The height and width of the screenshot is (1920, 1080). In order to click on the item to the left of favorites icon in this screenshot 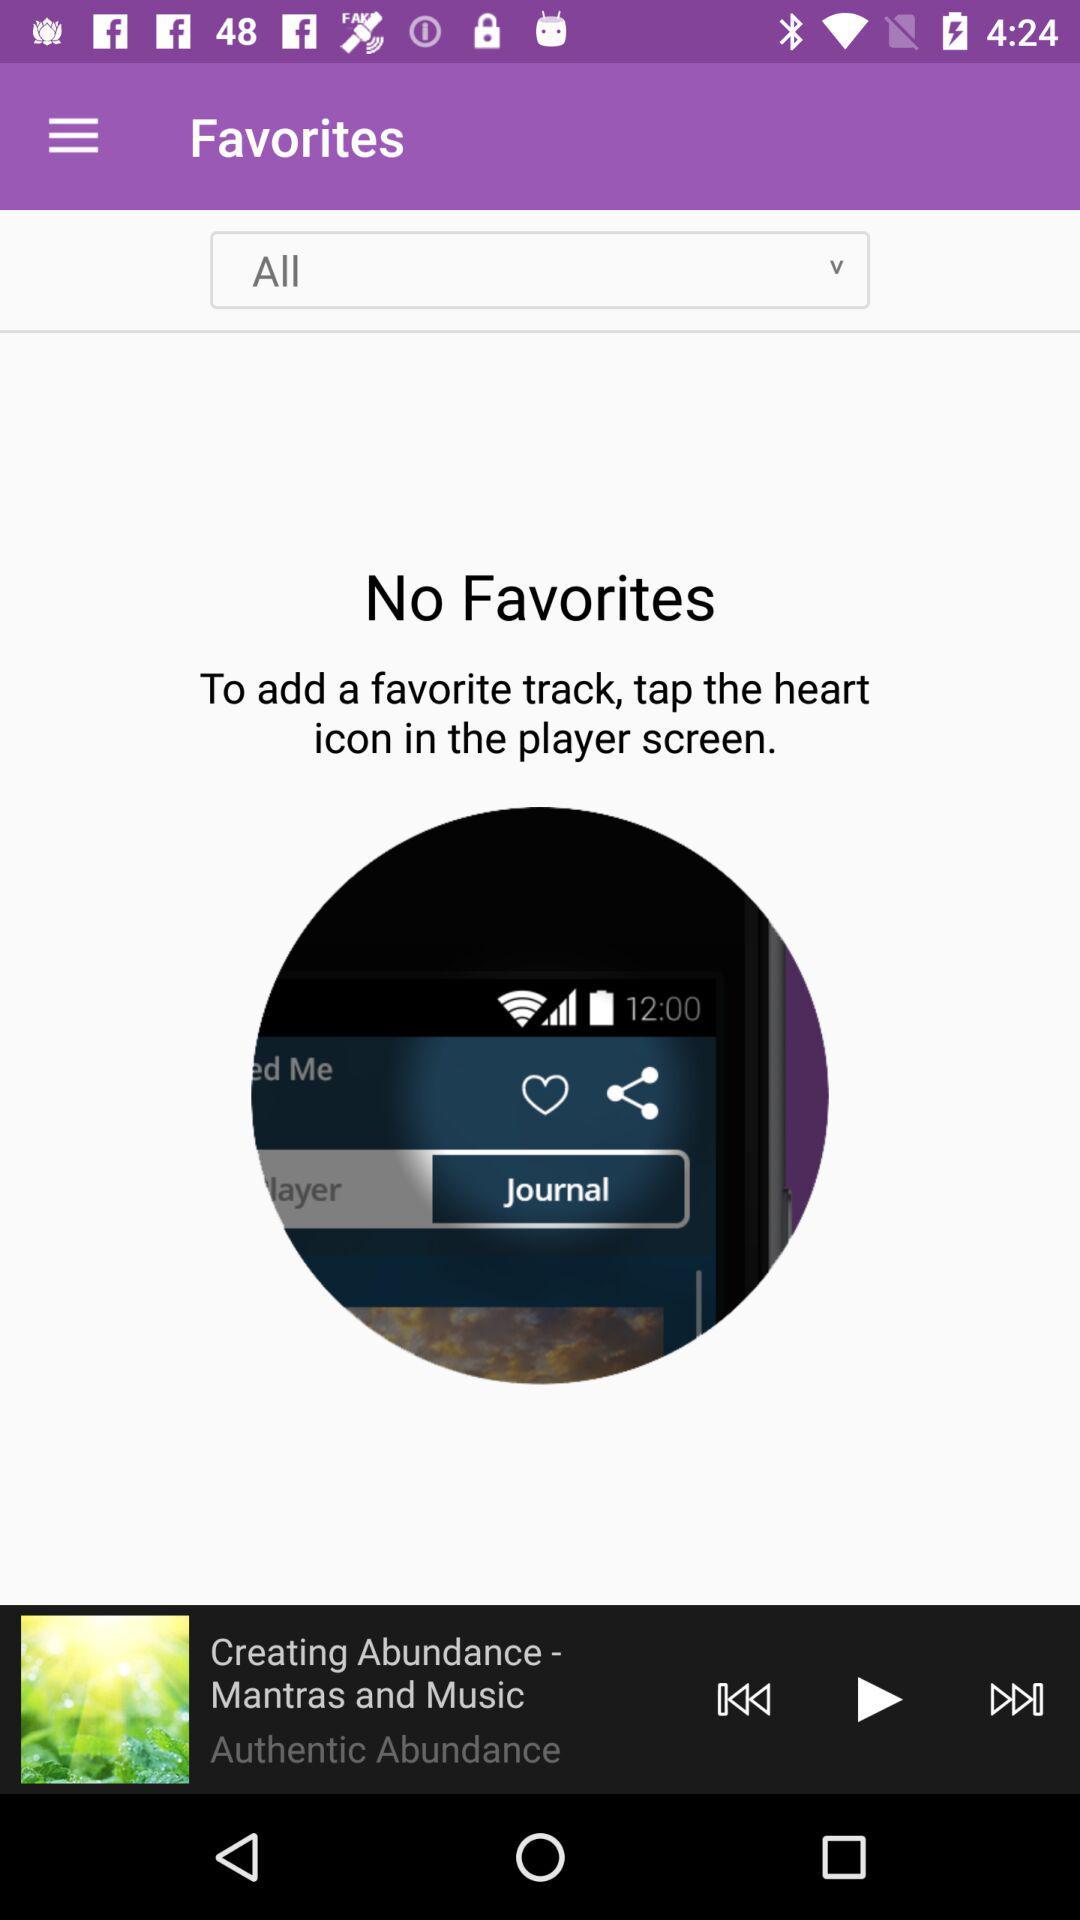, I will do `click(72, 135)`.